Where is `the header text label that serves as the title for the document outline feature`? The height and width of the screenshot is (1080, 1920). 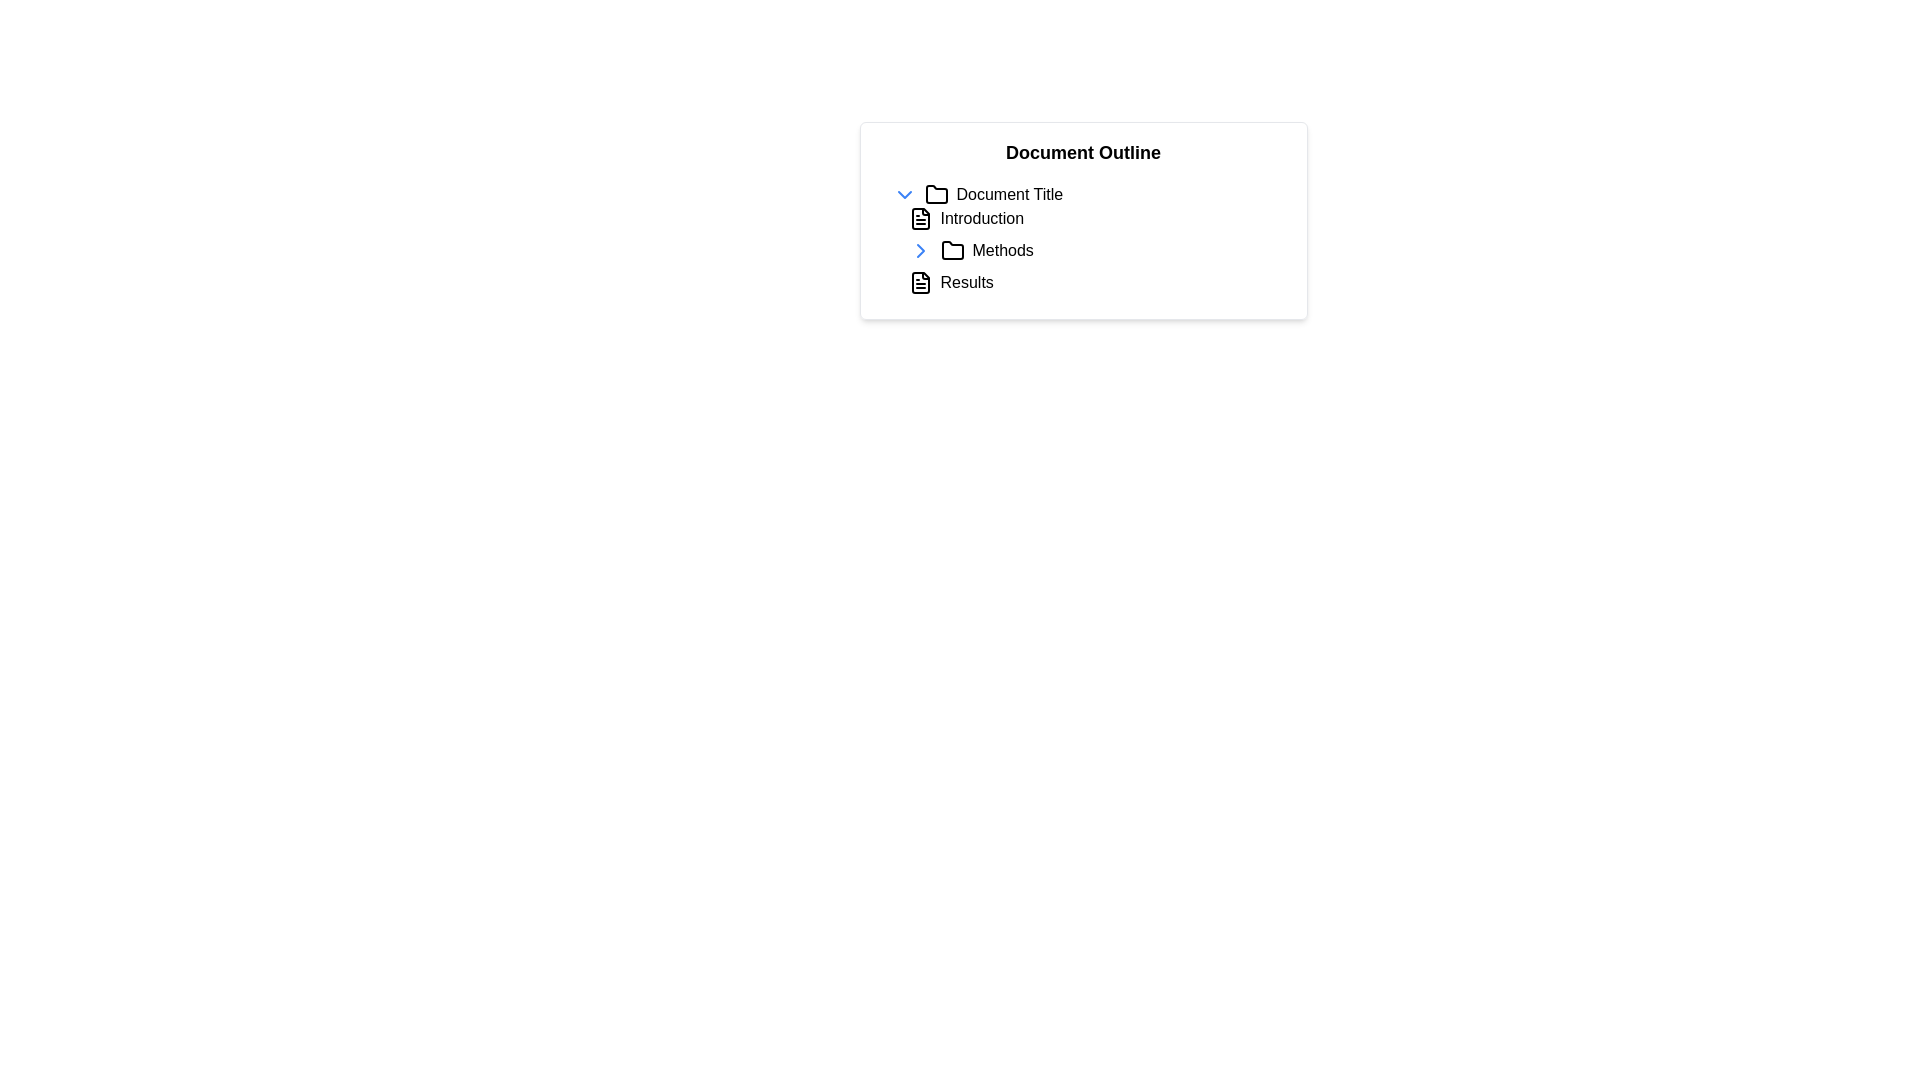 the header text label that serves as the title for the document outline feature is located at coordinates (1082, 152).